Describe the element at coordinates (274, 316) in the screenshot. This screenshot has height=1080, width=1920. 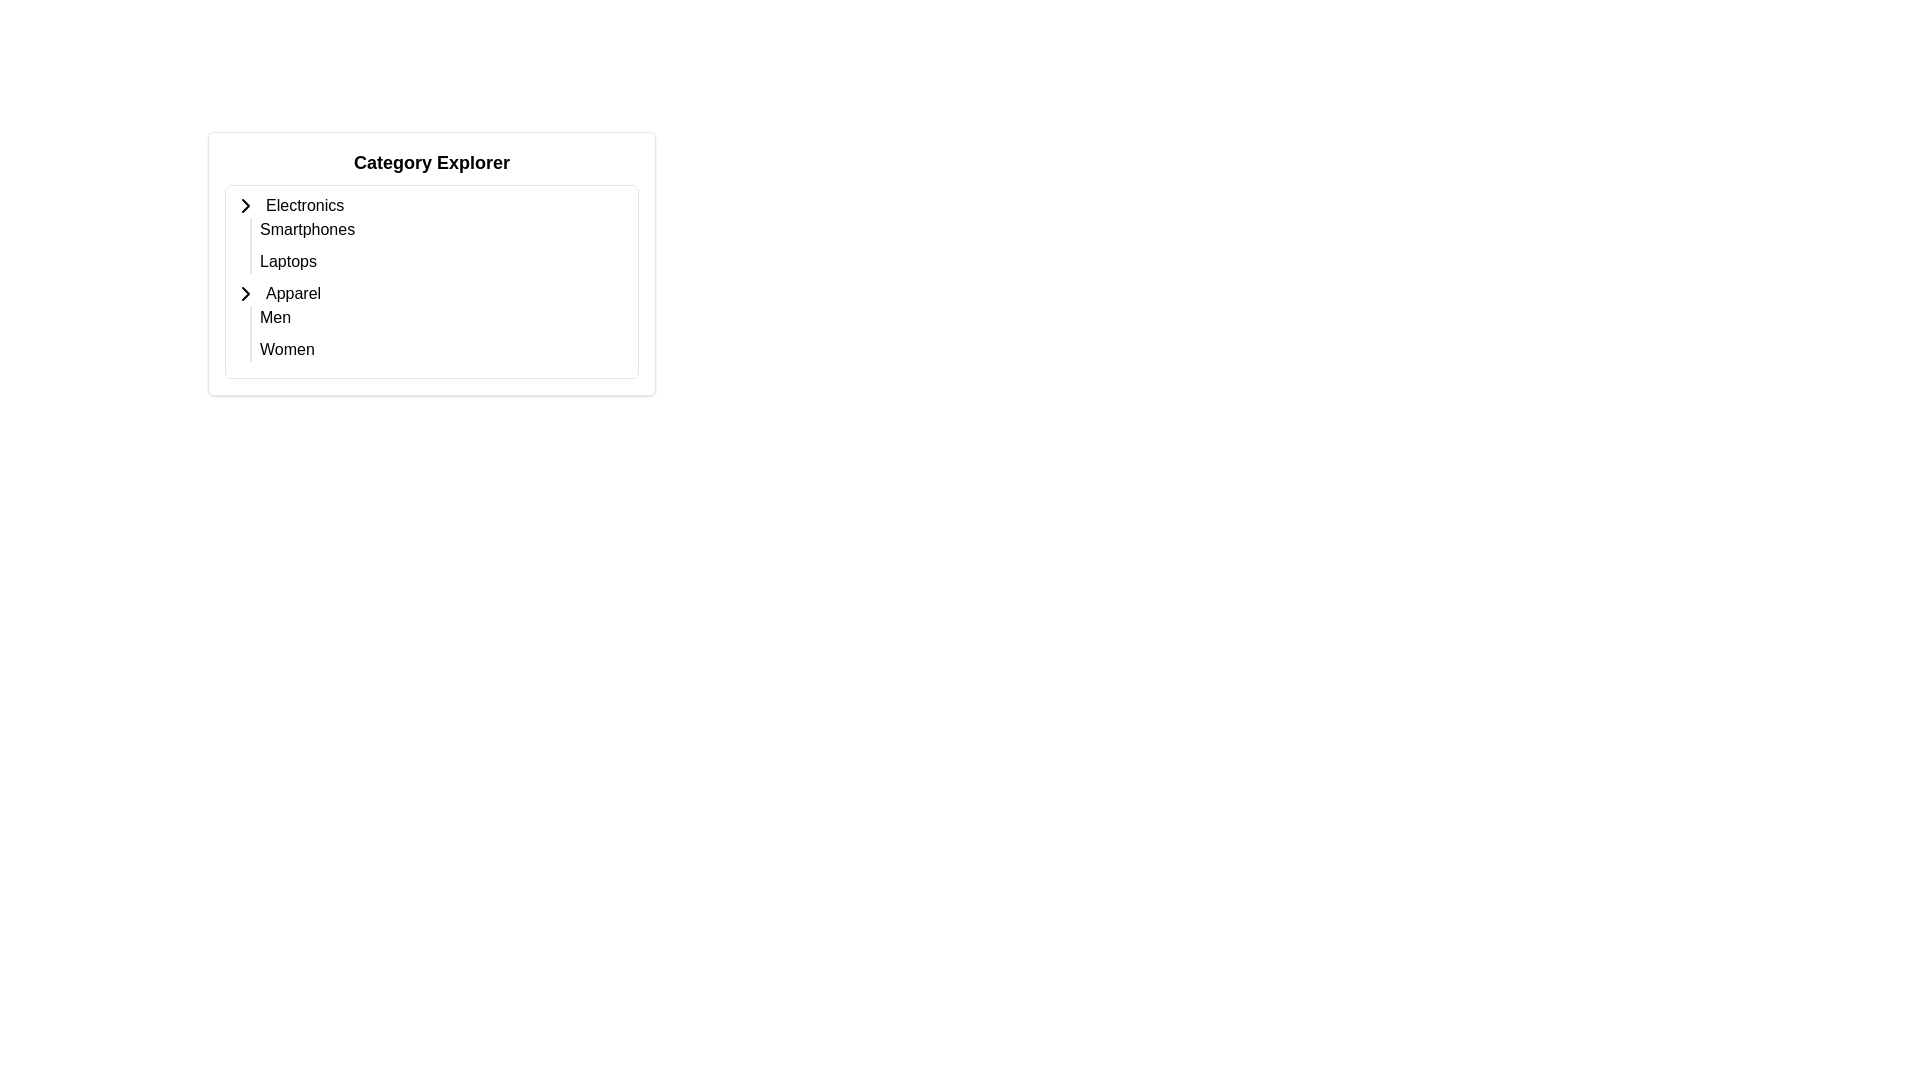
I see `to select the 'Men' category text label located under the 'Apparel' section in the 'Category Explorer' navigation menu` at that location.